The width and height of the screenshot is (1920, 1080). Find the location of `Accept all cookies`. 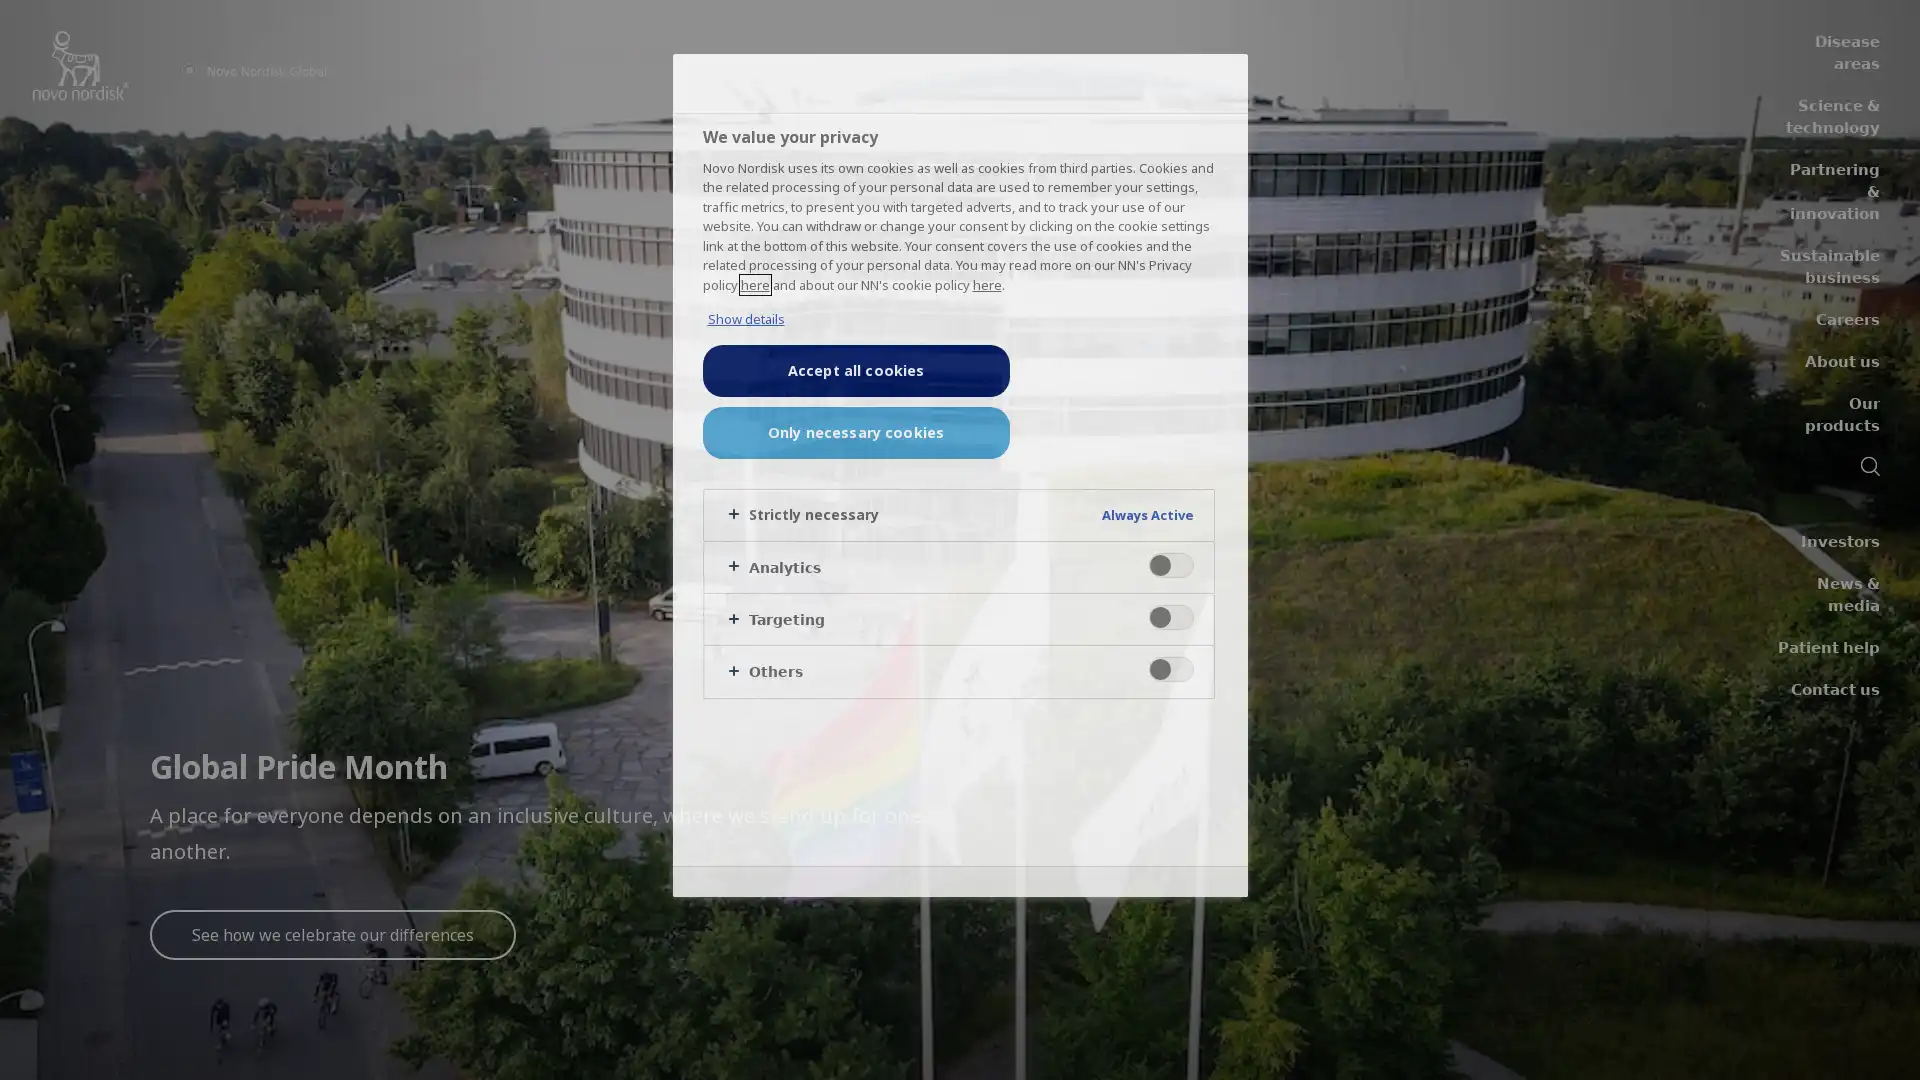

Accept all cookies is located at coordinates (855, 370).